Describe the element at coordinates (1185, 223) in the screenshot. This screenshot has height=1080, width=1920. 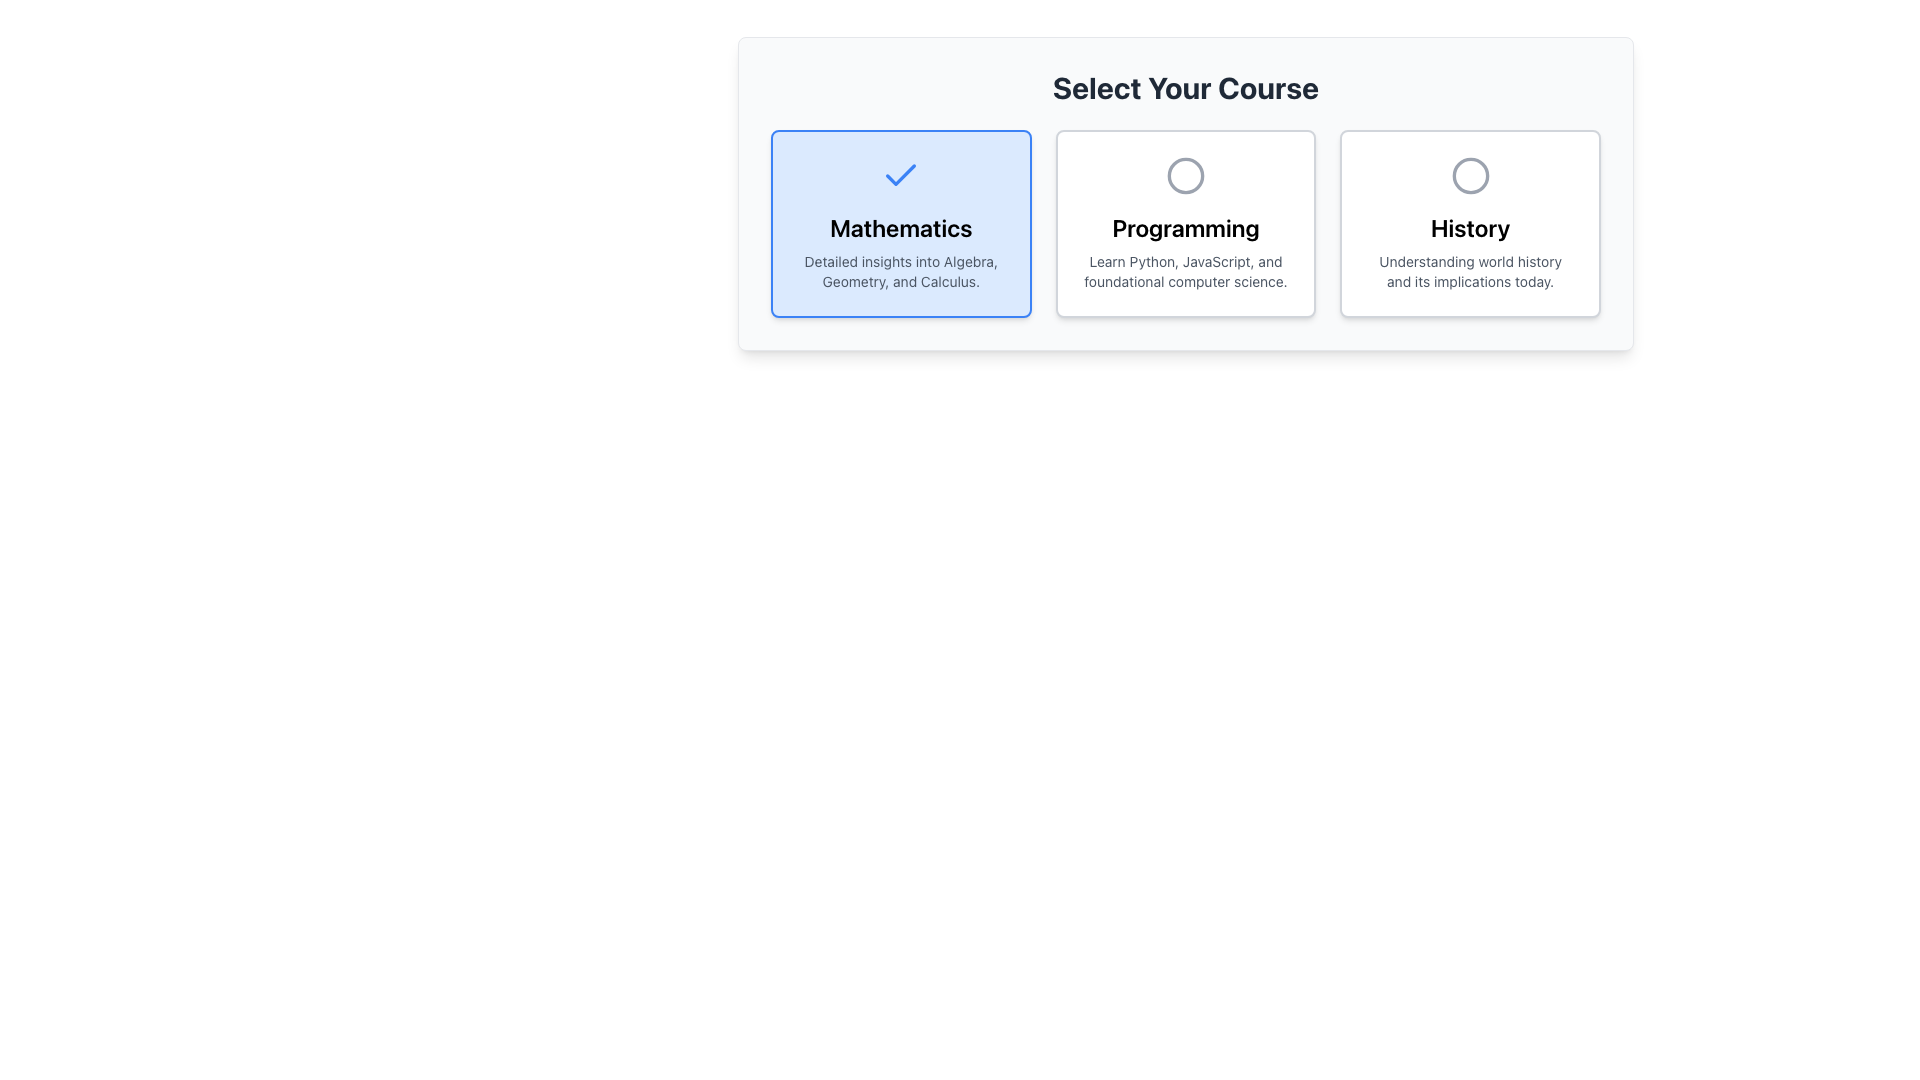
I see `the Grid layout with selectable options` at that location.